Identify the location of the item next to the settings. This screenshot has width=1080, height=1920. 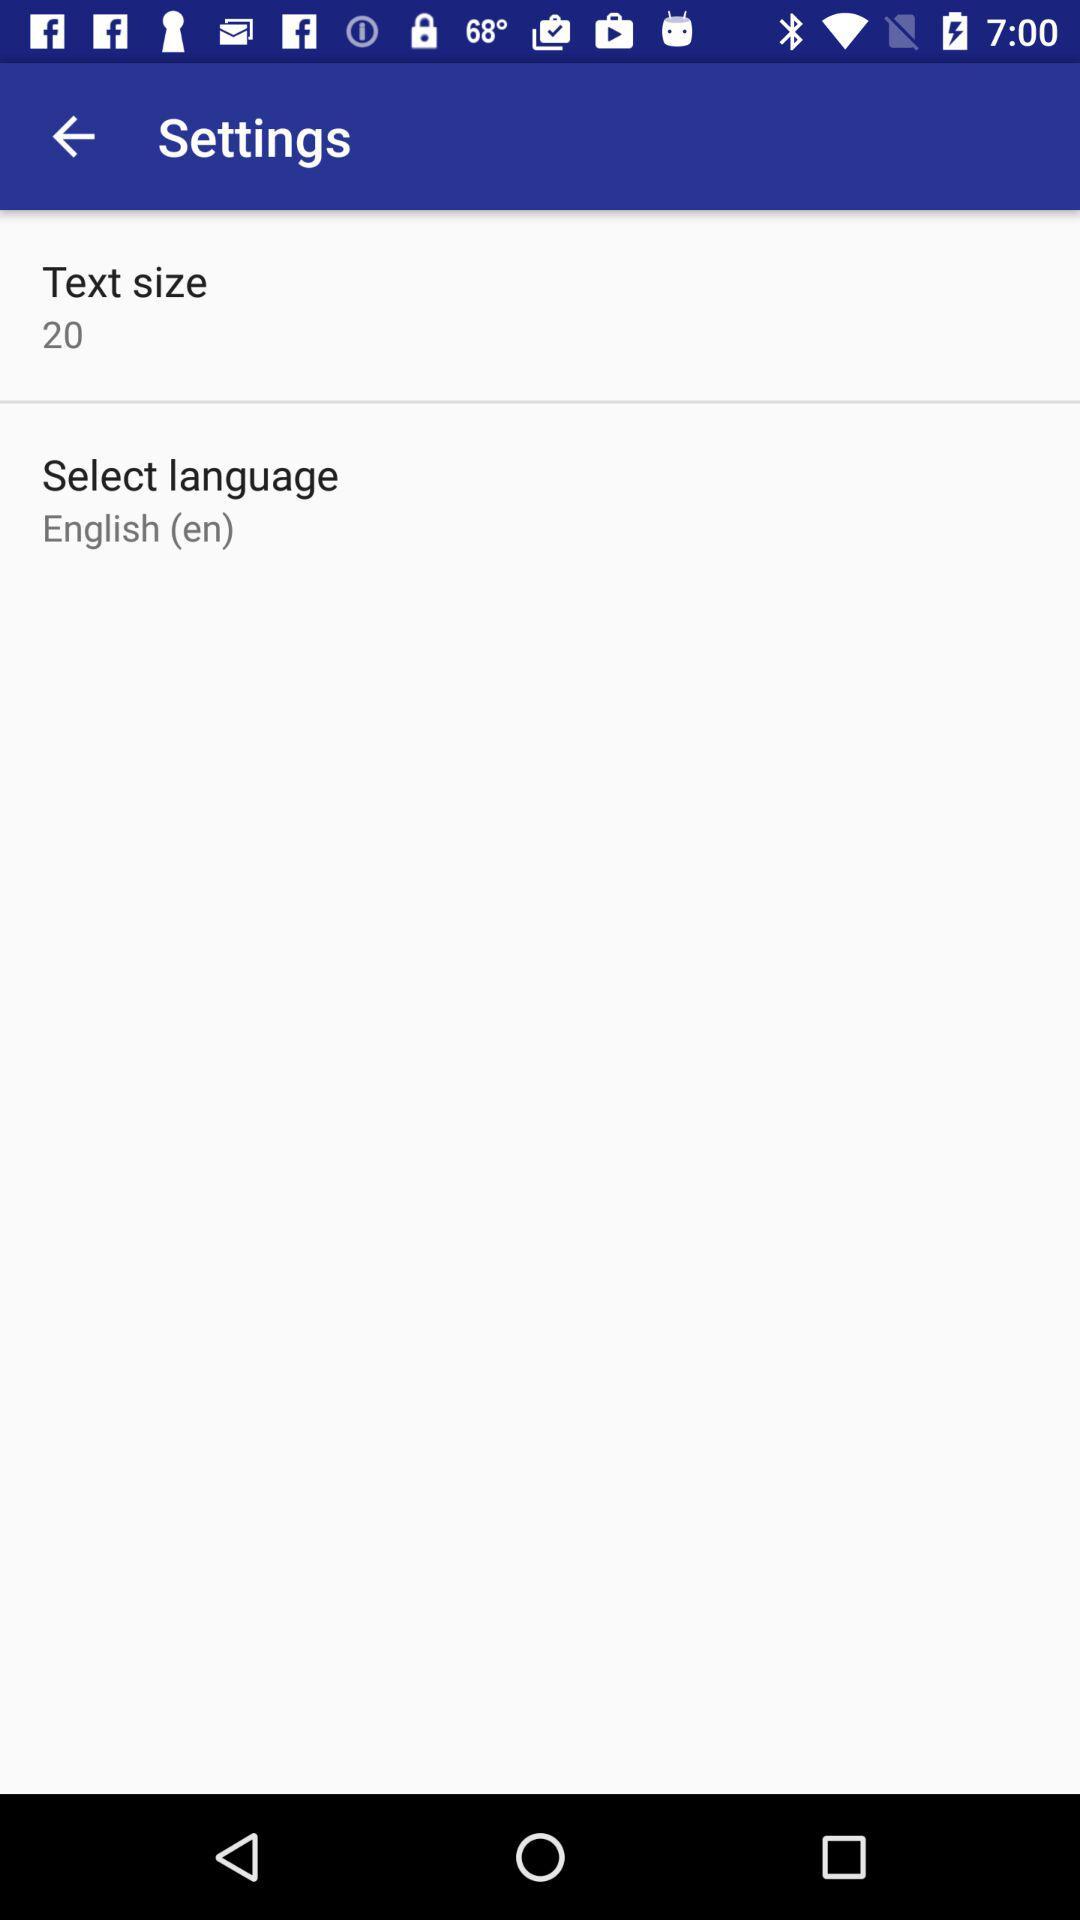
(72, 135).